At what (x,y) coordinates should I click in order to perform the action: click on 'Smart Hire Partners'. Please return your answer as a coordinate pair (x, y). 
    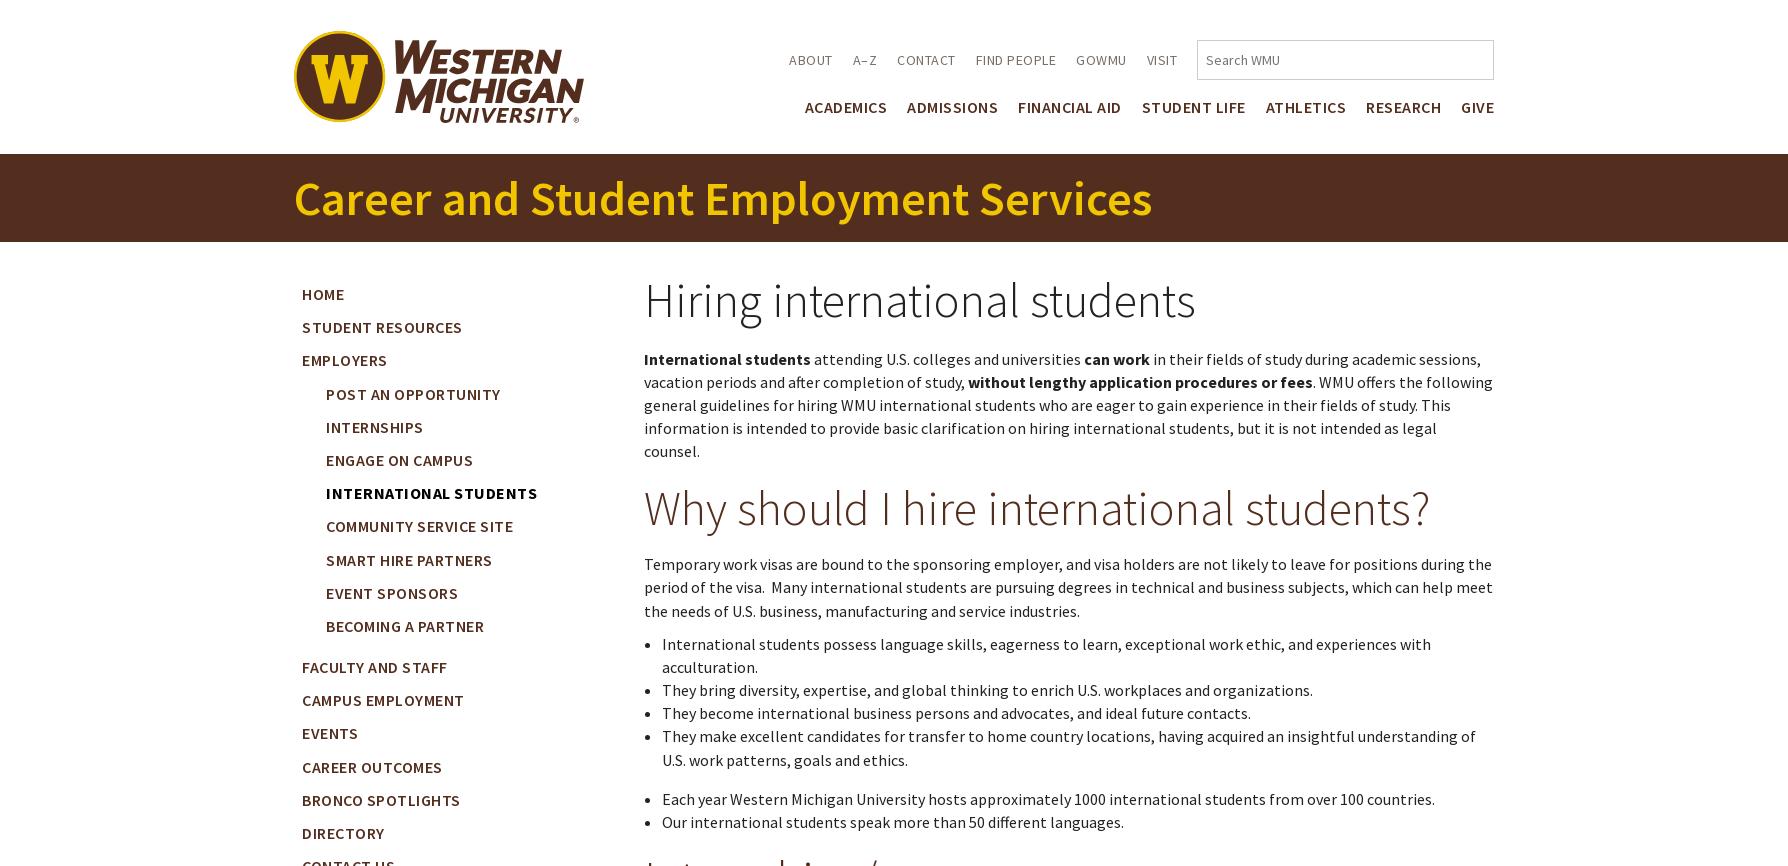
    Looking at the image, I should click on (407, 559).